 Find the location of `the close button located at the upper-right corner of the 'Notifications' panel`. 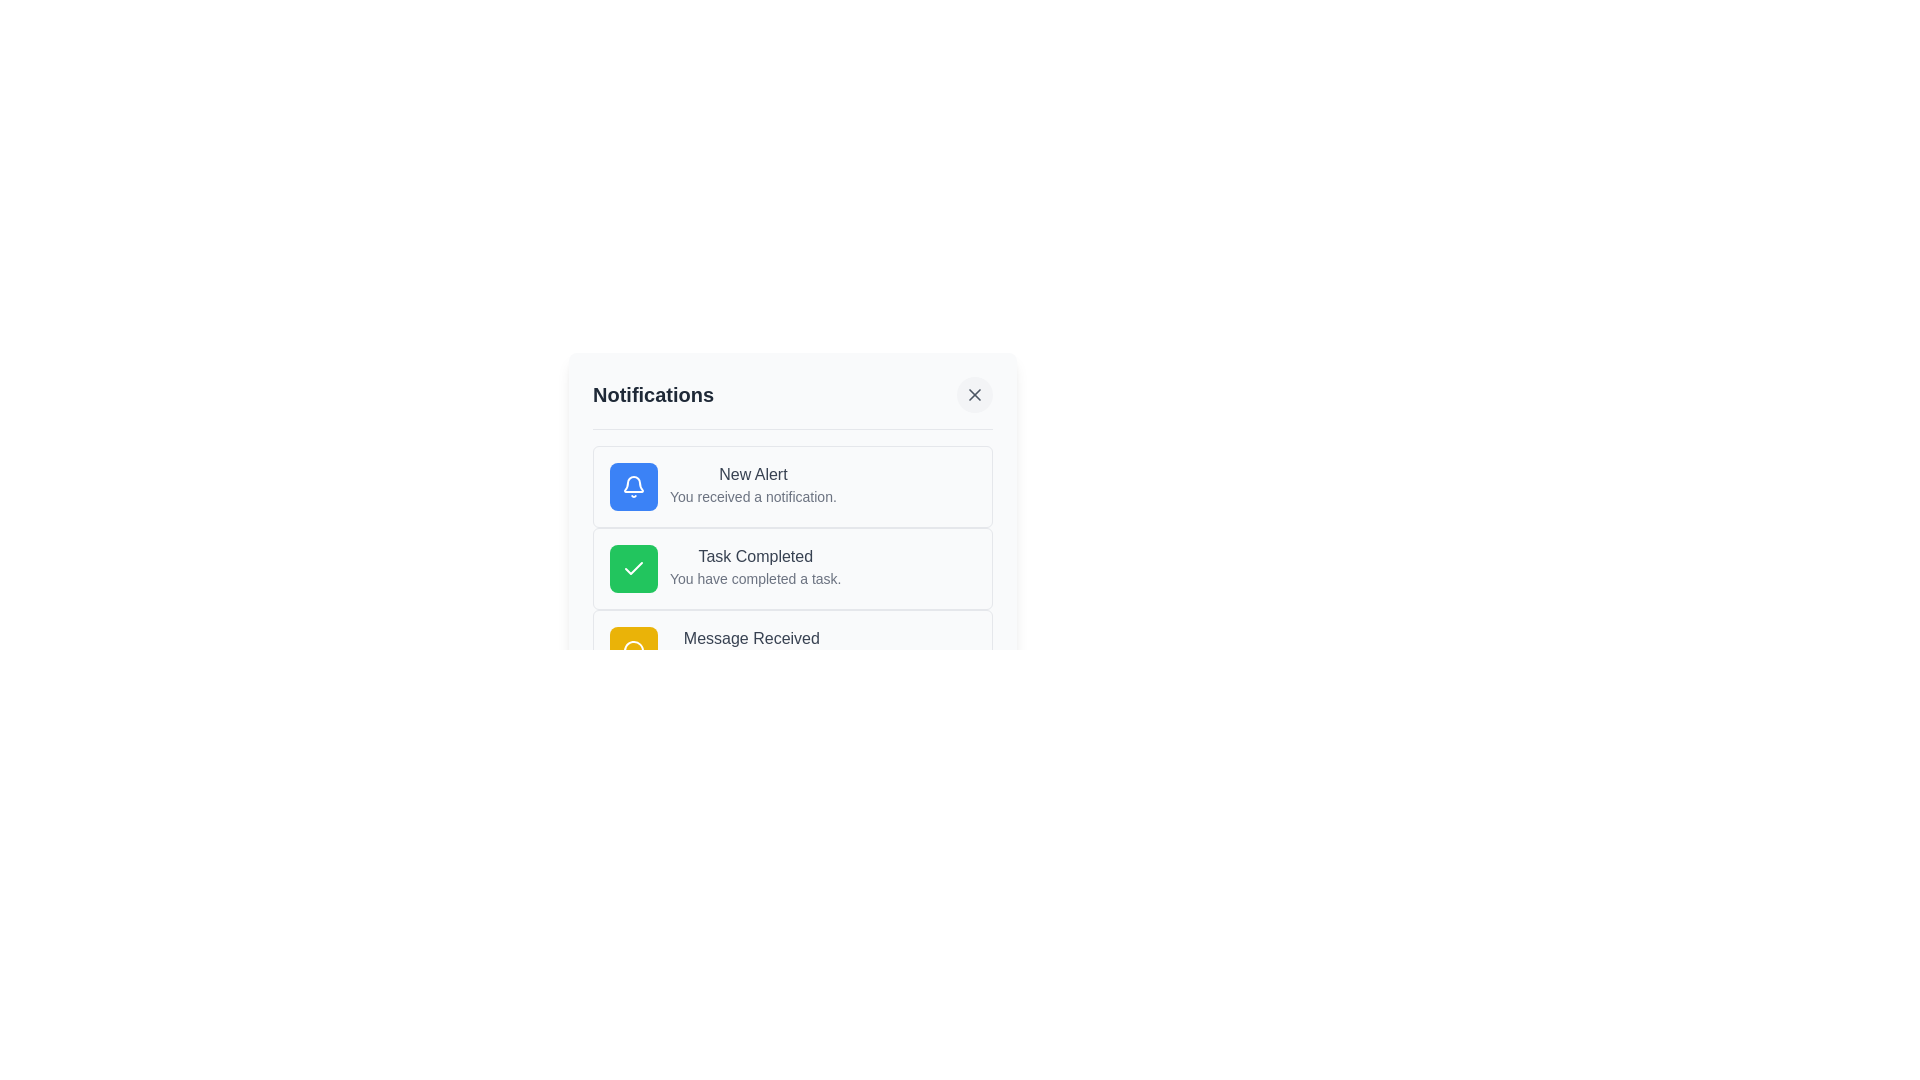

the close button located at the upper-right corner of the 'Notifications' panel is located at coordinates (974, 394).